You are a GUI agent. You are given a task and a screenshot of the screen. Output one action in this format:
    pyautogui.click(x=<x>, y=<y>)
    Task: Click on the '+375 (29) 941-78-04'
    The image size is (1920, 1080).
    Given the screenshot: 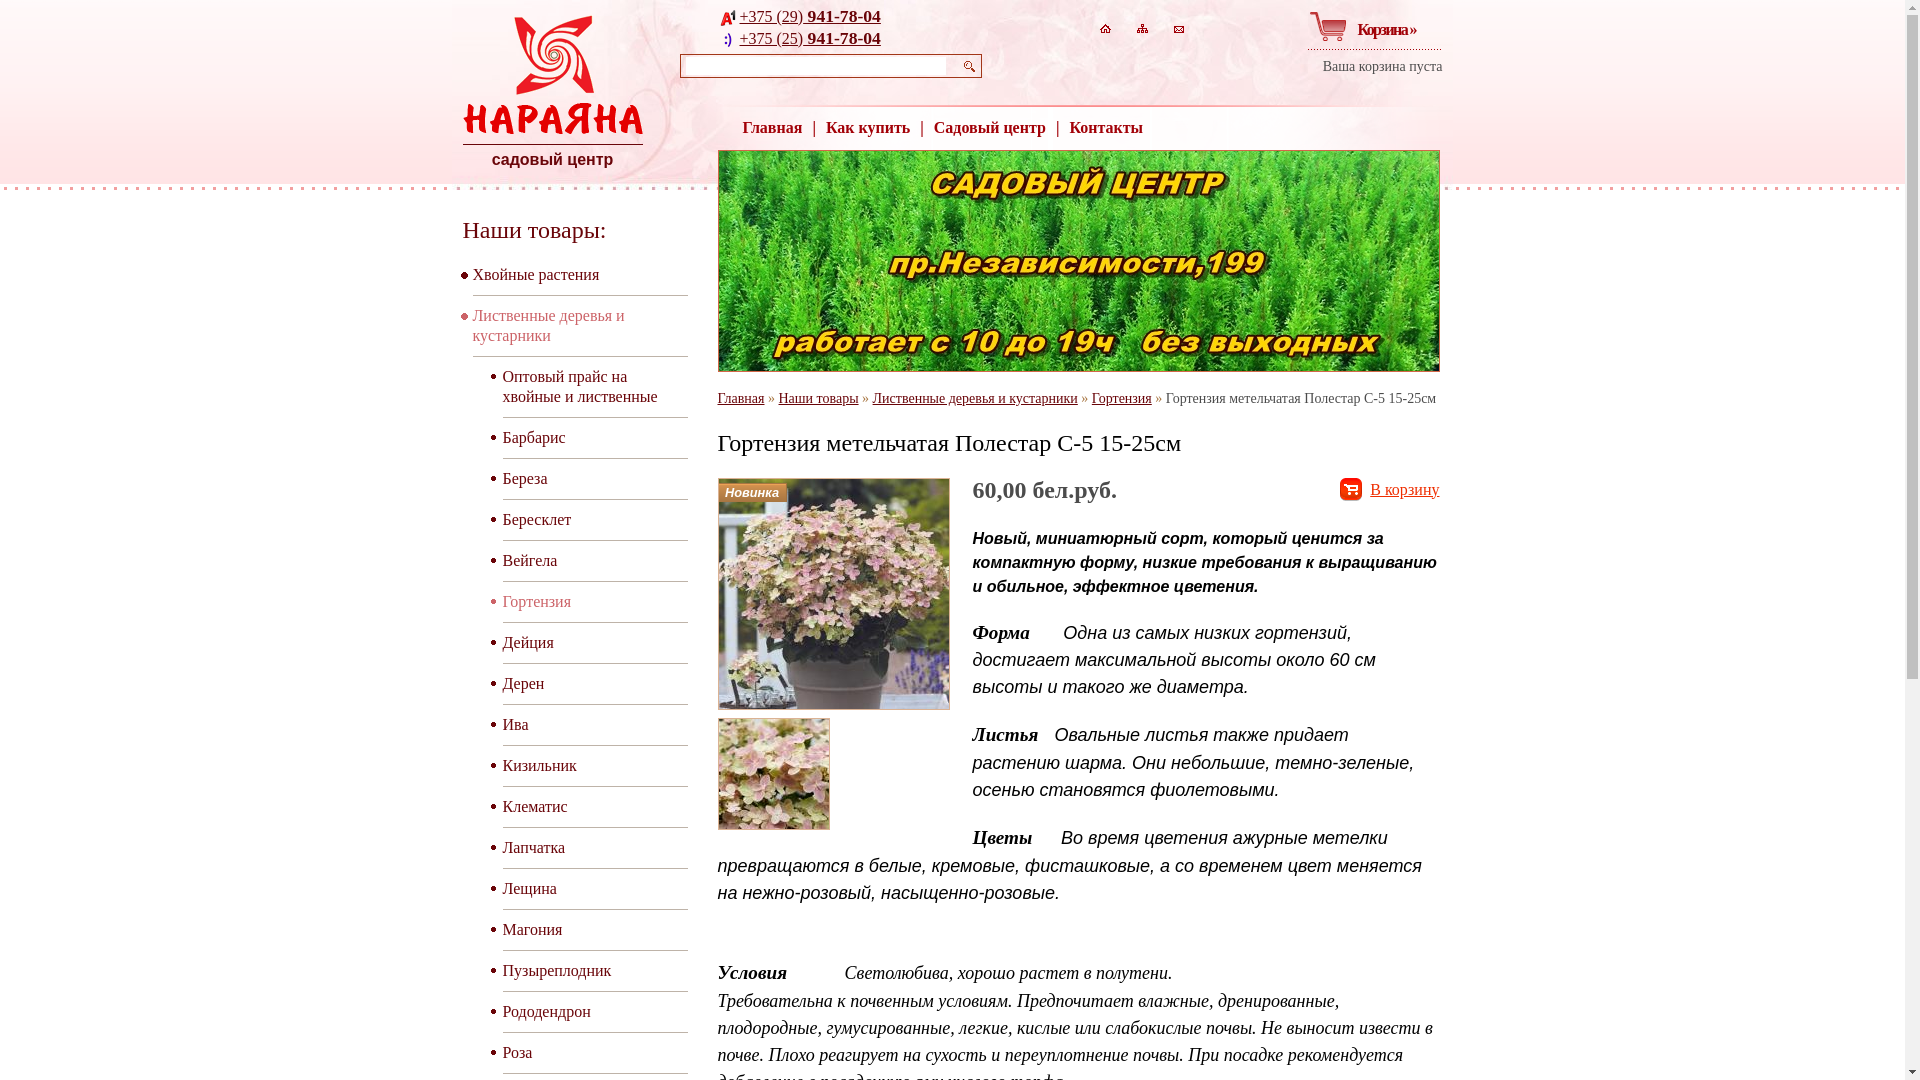 What is the action you would take?
    pyautogui.click(x=810, y=16)
    